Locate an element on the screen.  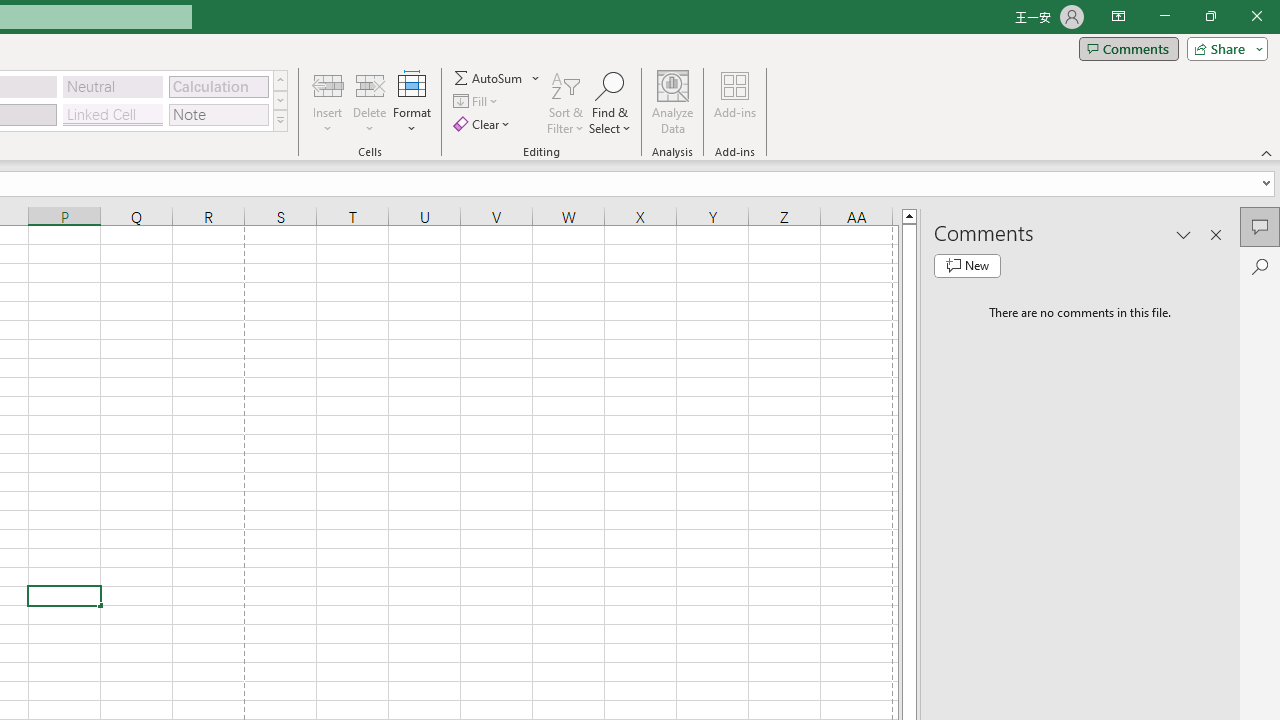
'Close' is located at coordinates (1255, 16).